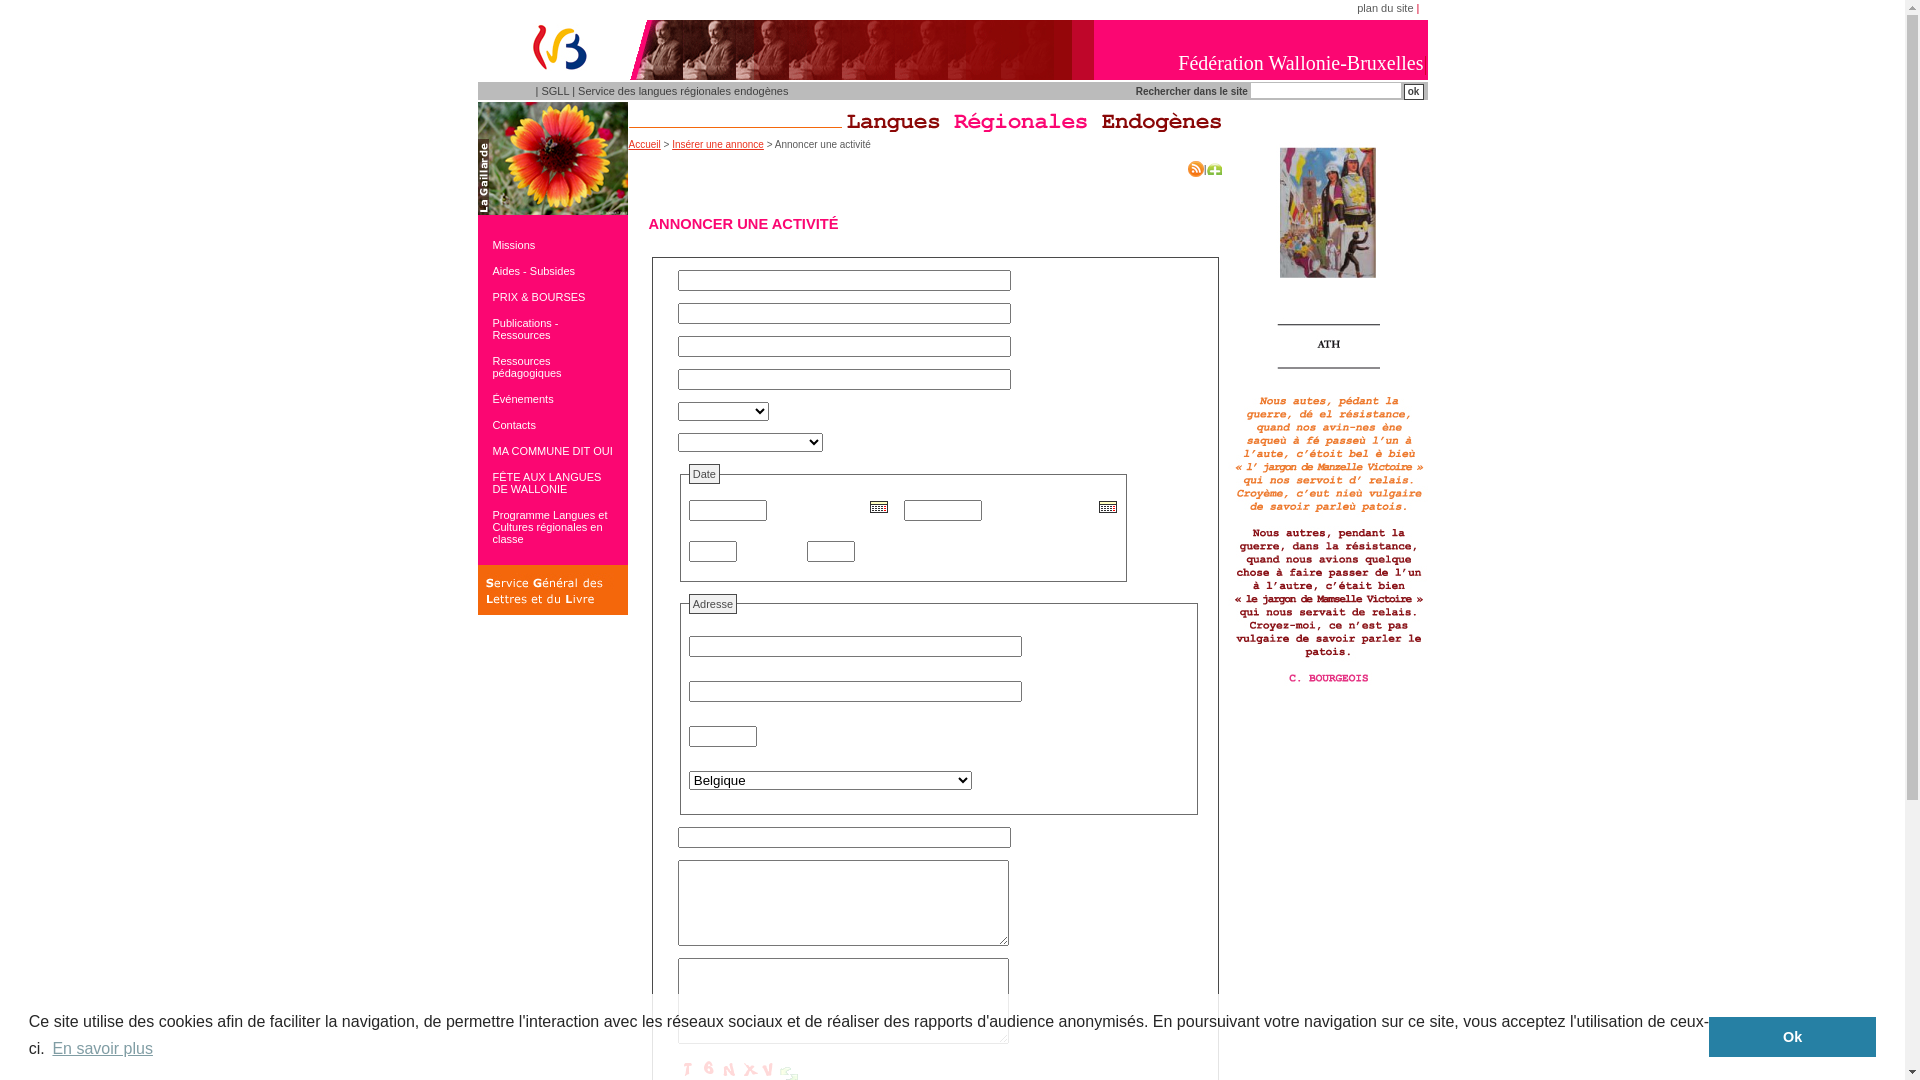  Describe the element at coordinates (643, 143) in the screenshot. I see `'Accueil'` at that location.